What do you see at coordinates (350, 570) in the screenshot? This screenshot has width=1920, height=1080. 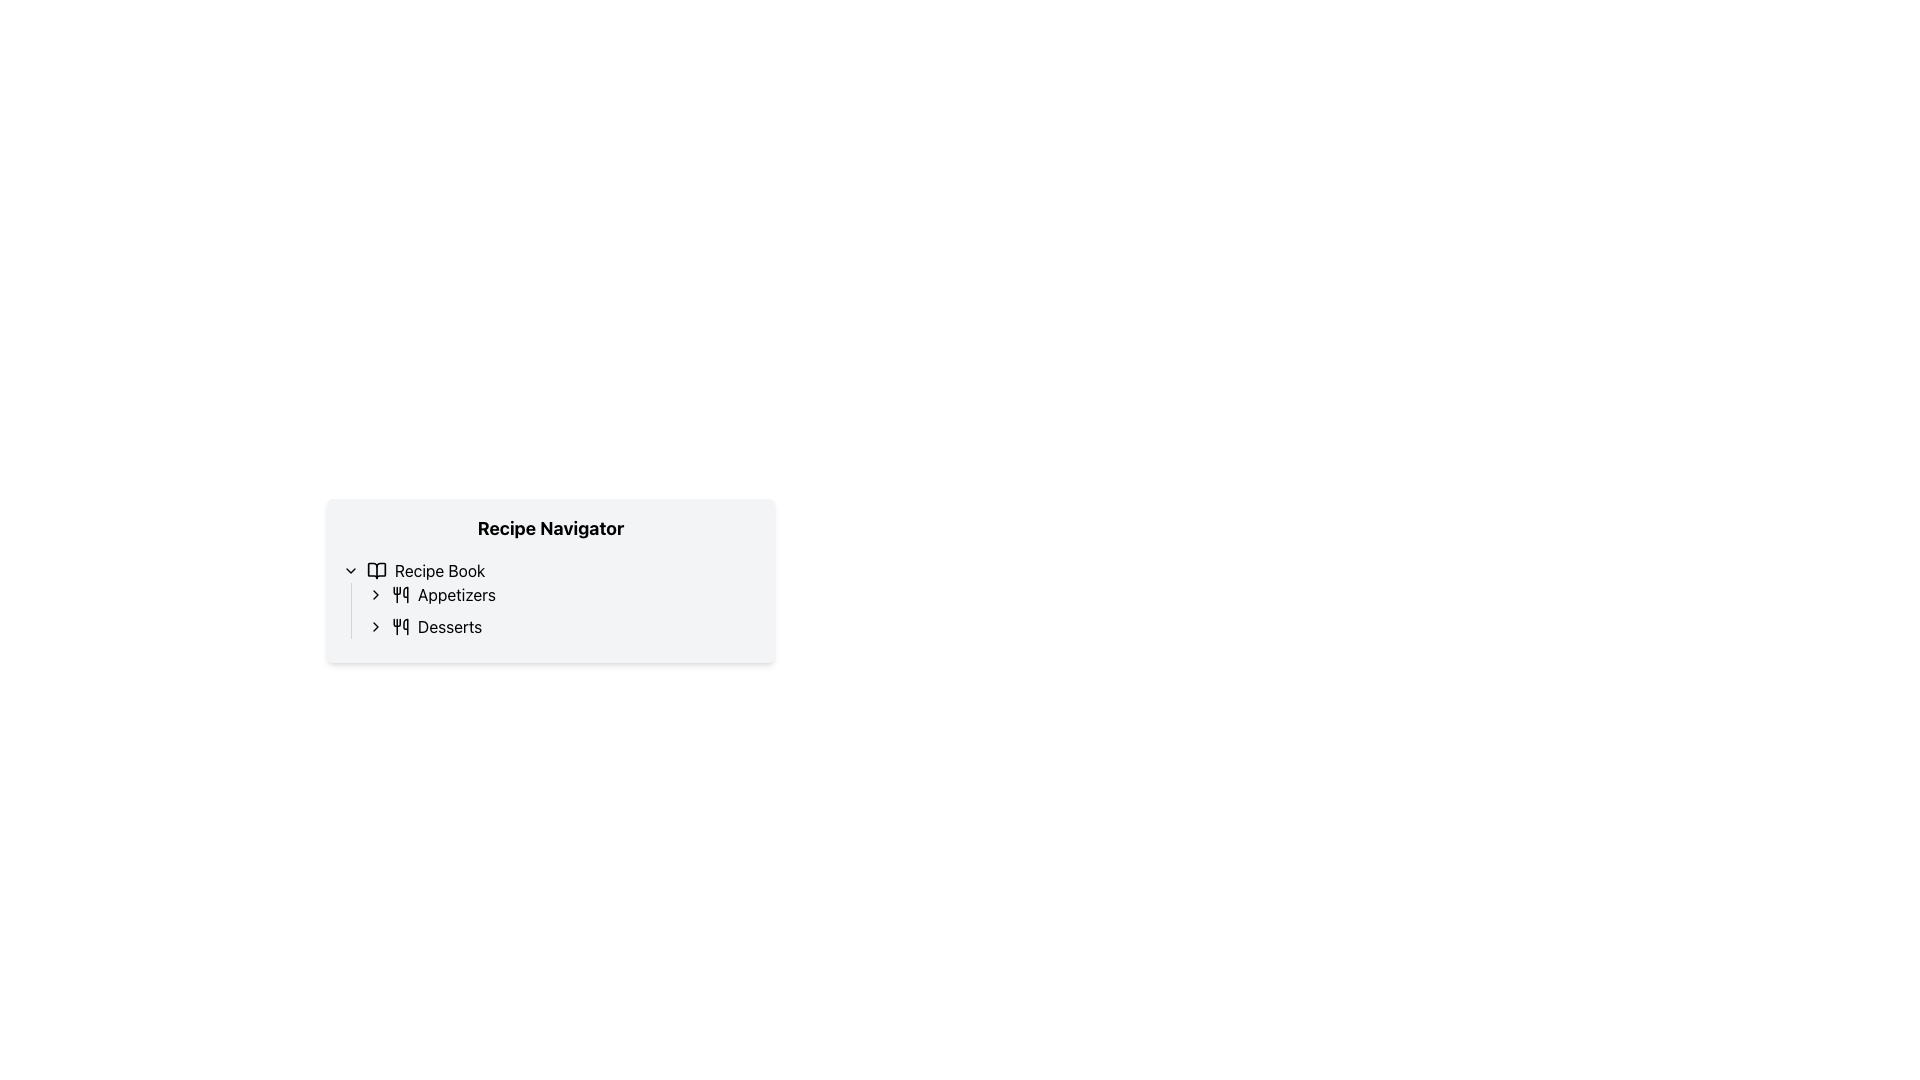 I see `the visibility toggle icon located immediately to the left of the 'Recipe Book' text` at bounding box center [350, 570].